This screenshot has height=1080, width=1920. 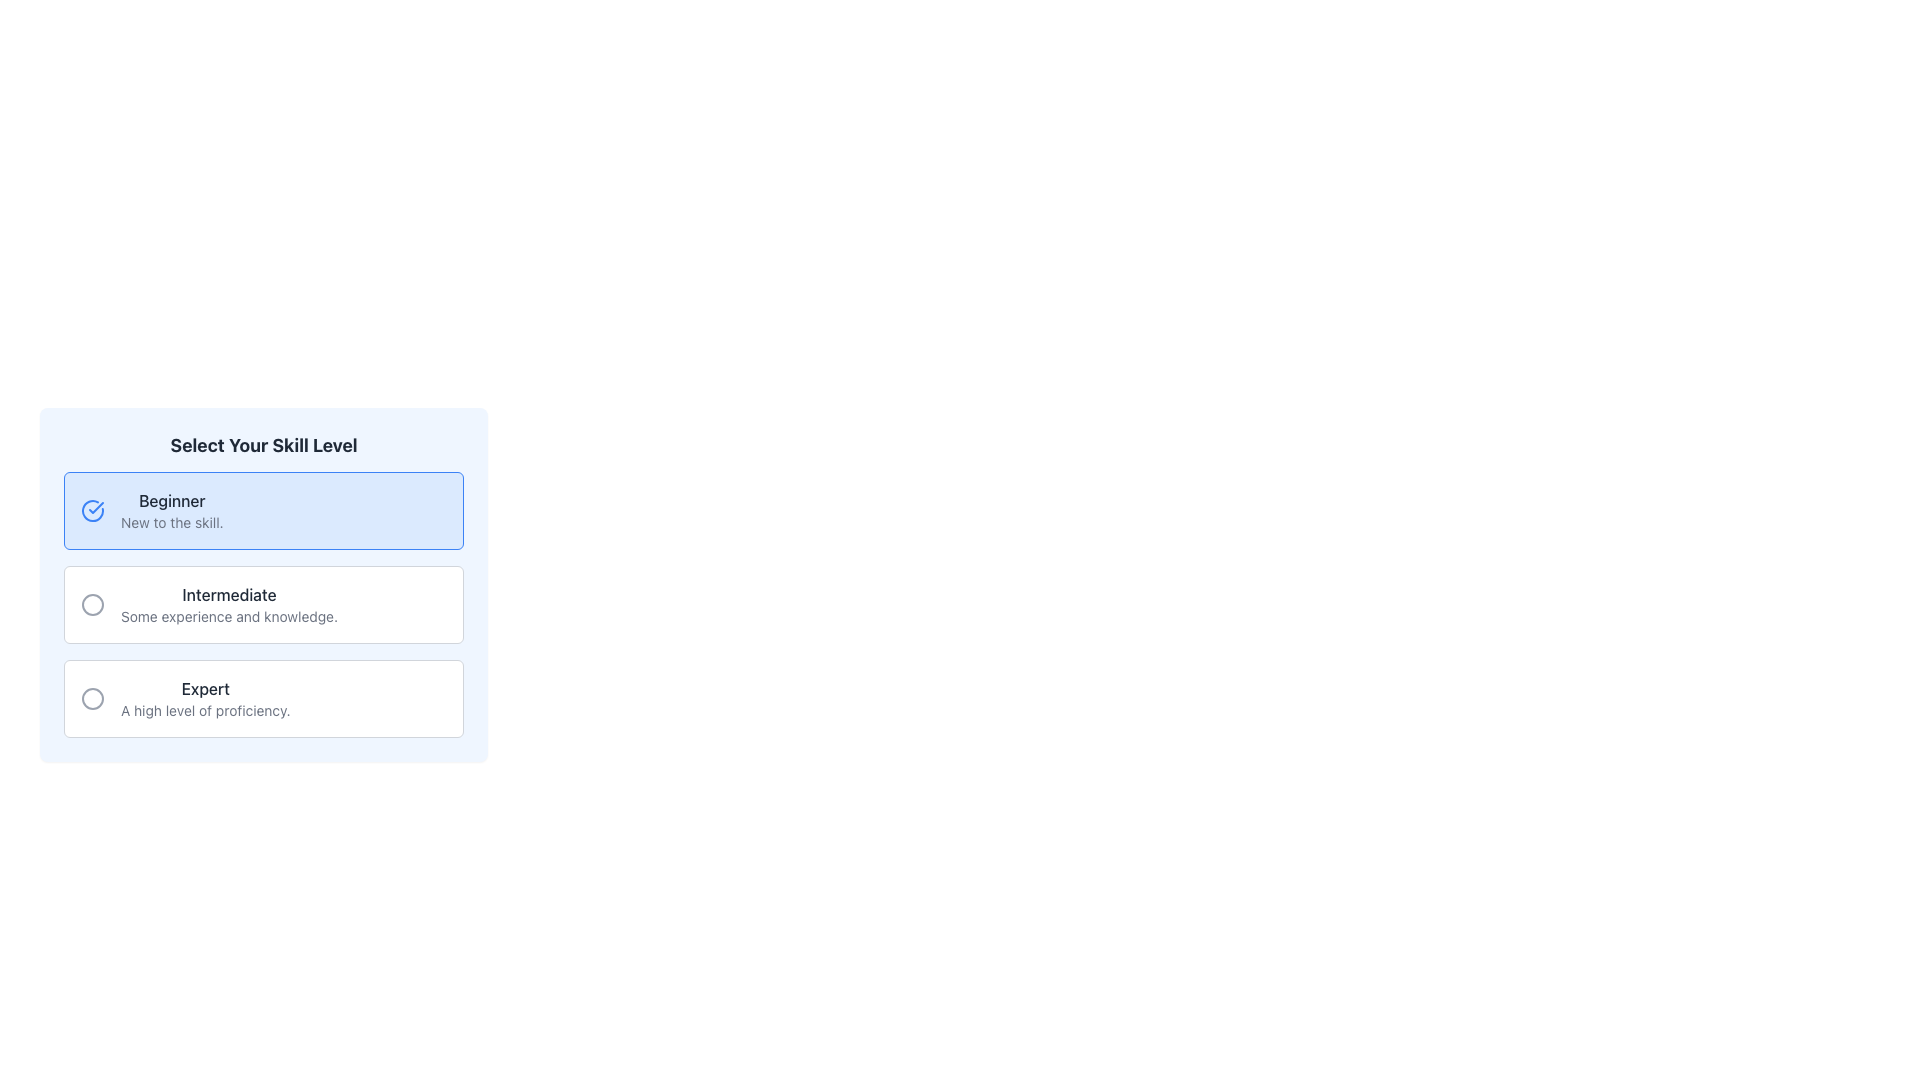 I want to click on the 'Intermediate' label, which is a bold text in a darker shade of gray, positioned above the description 'Some experience and knowledge' in the 'Select Your Skill Level' interface, so click(x=229, y=593).